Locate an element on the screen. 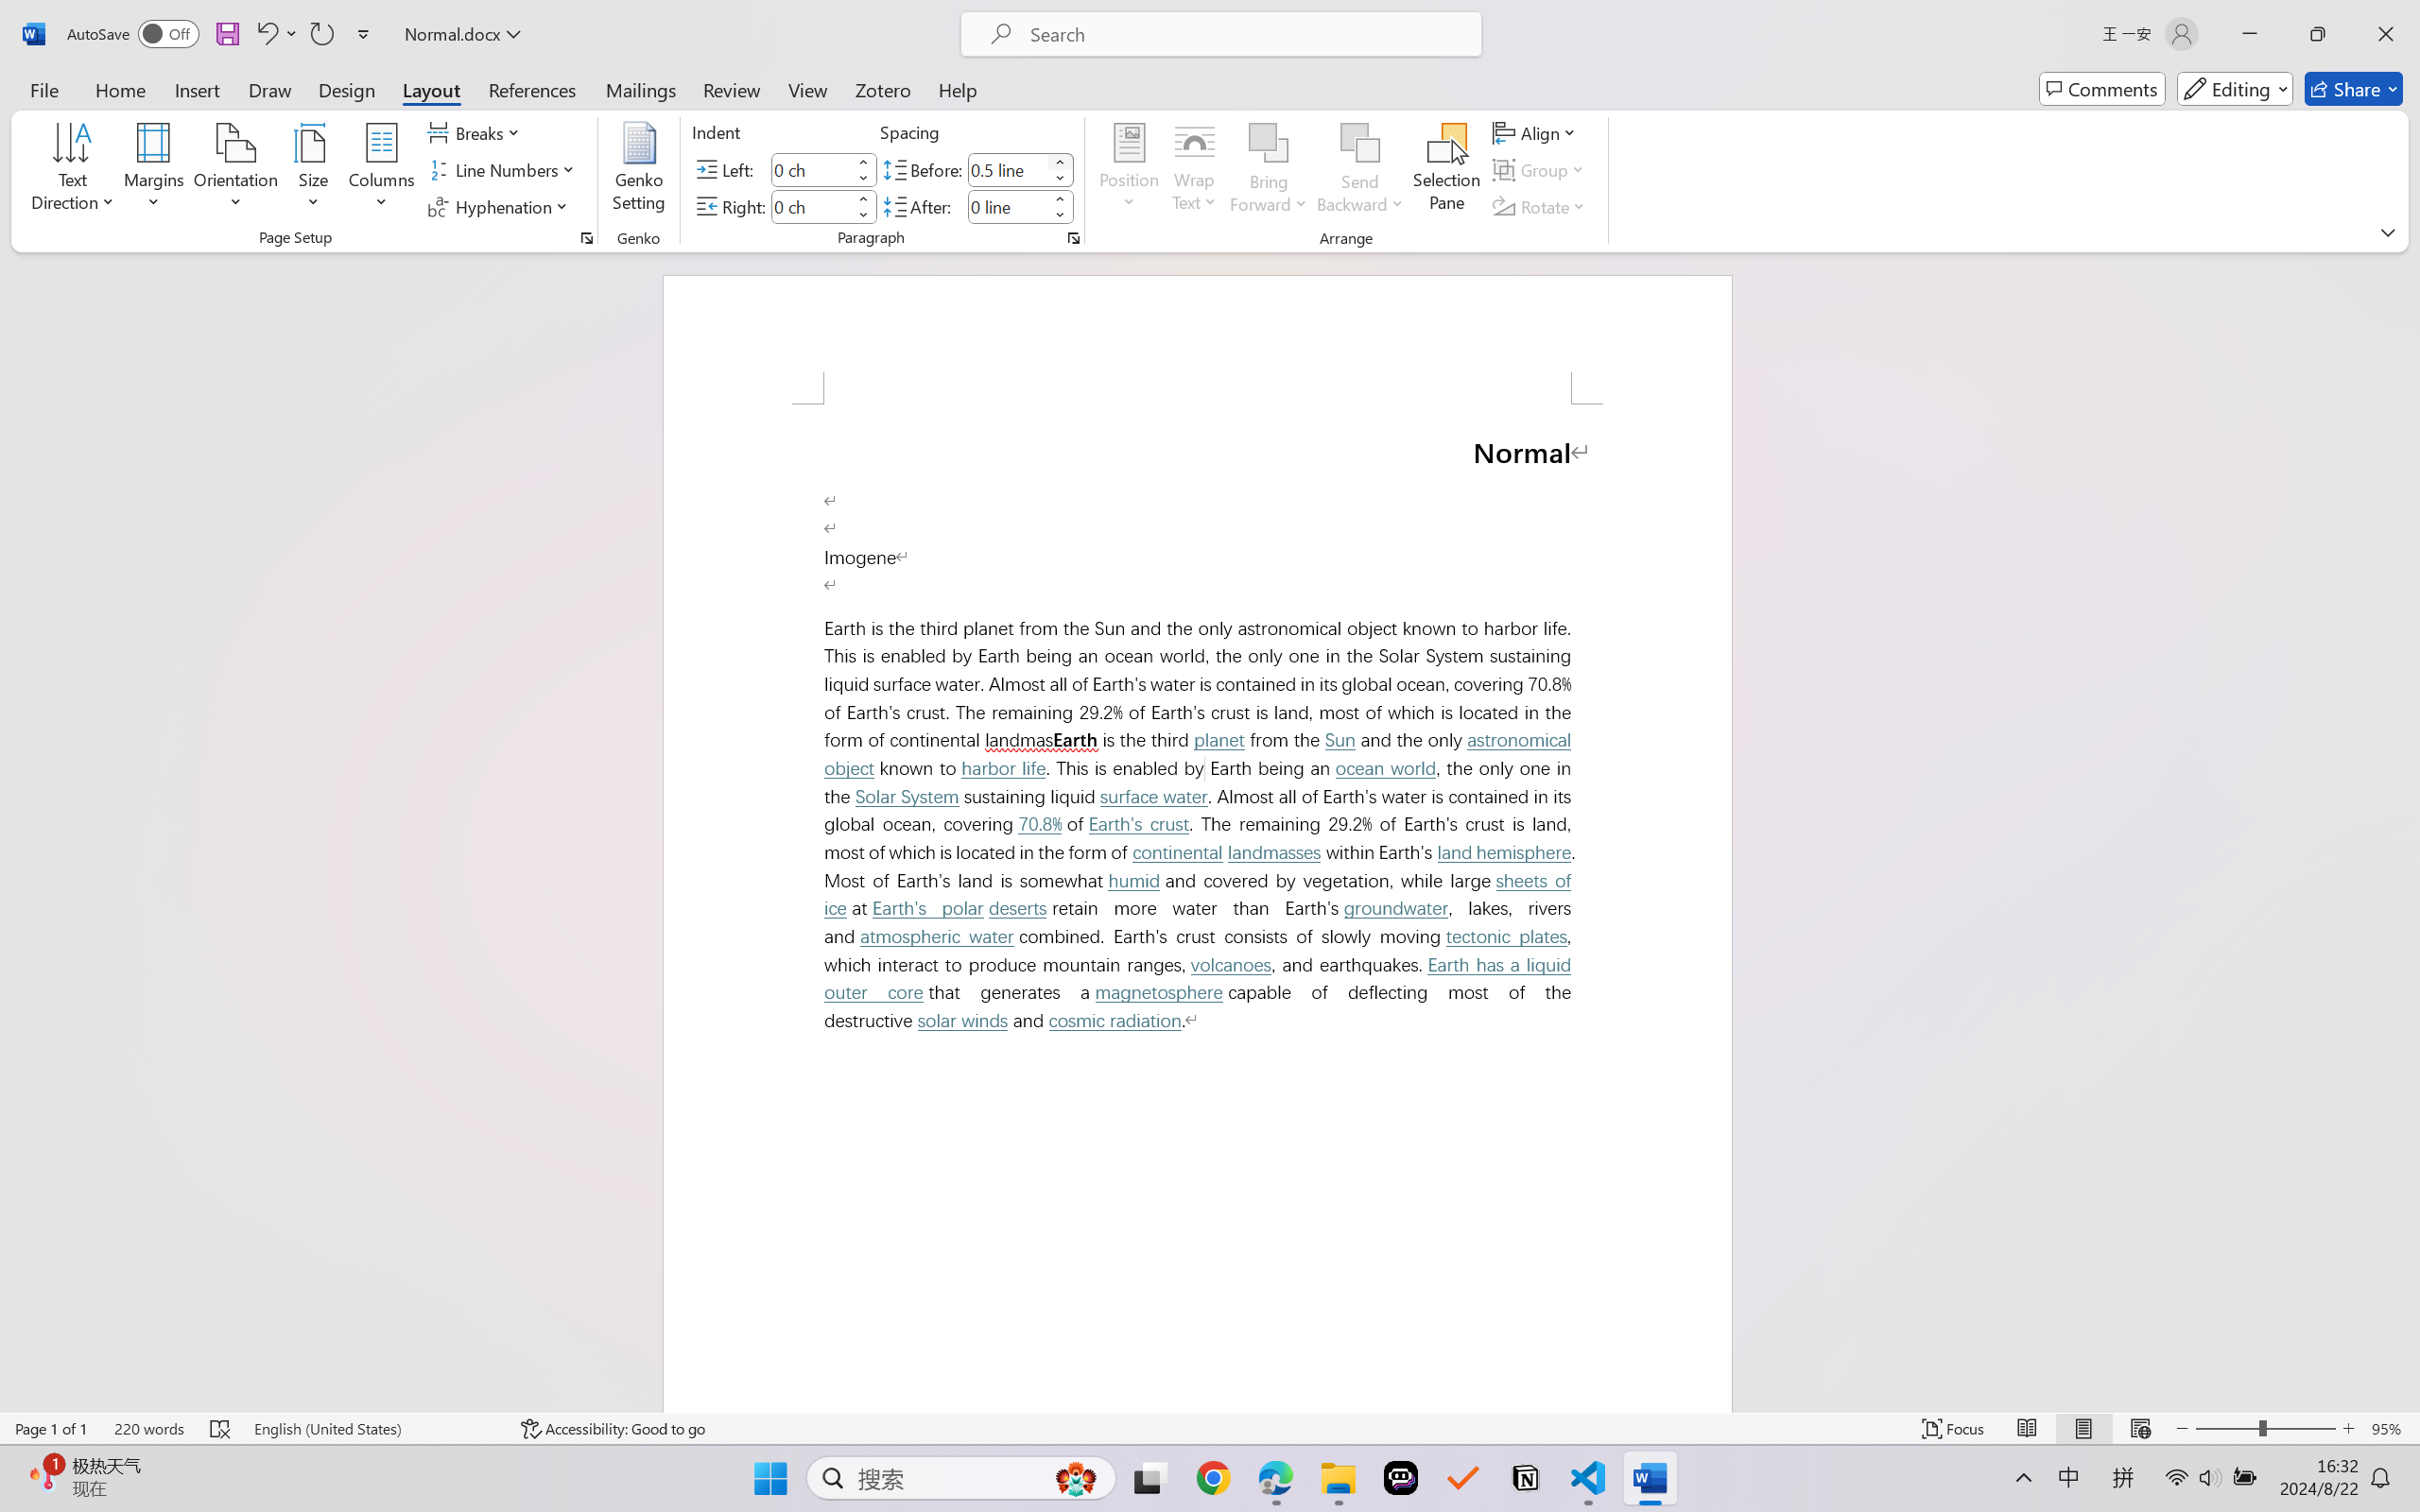 The width and height of the screenshot is (2420, 1512). '70.8%' is located at coordinates (1040, 823).